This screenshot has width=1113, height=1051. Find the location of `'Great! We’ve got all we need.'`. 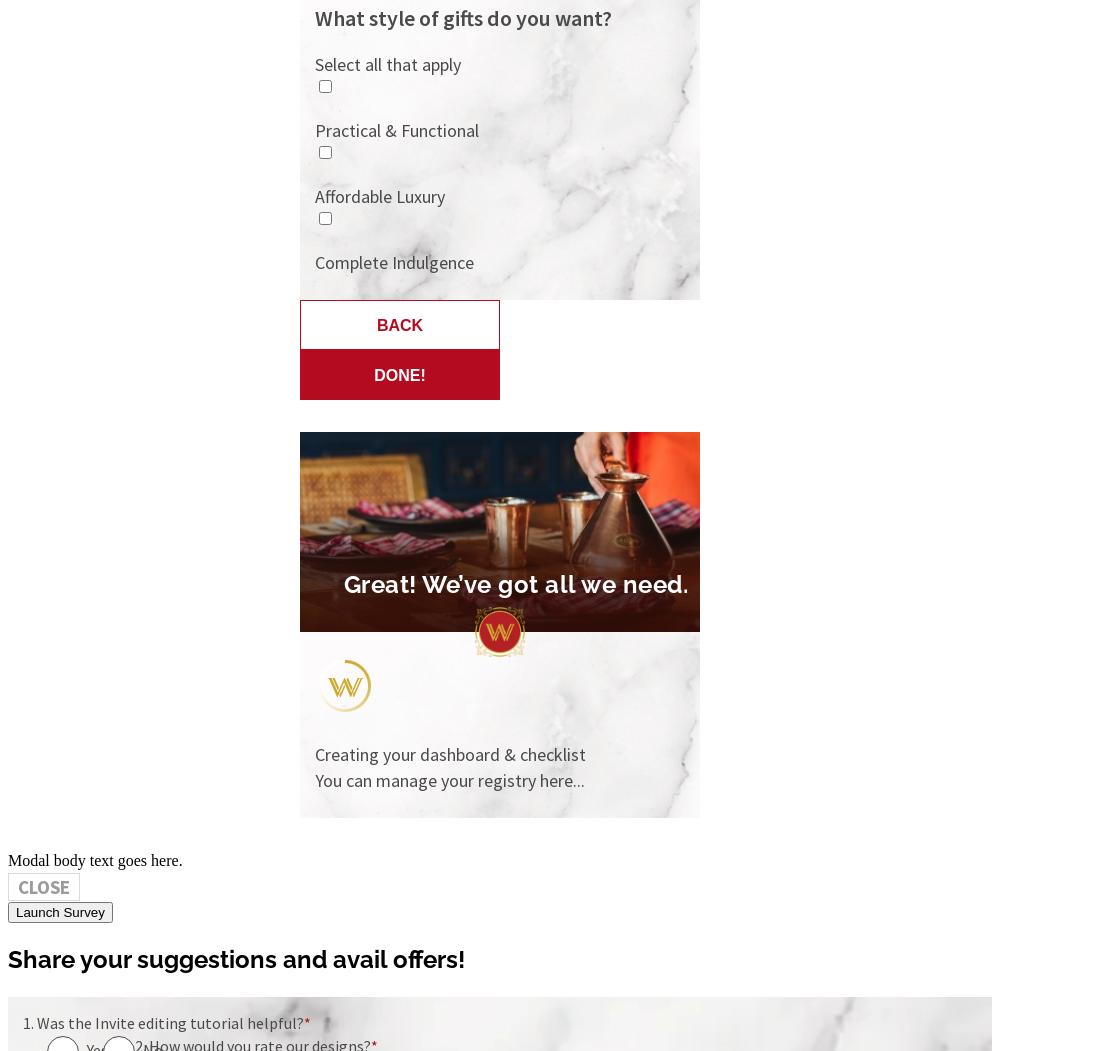

'Great! We’ve got all we need.' is located at coordinates (515, 584).